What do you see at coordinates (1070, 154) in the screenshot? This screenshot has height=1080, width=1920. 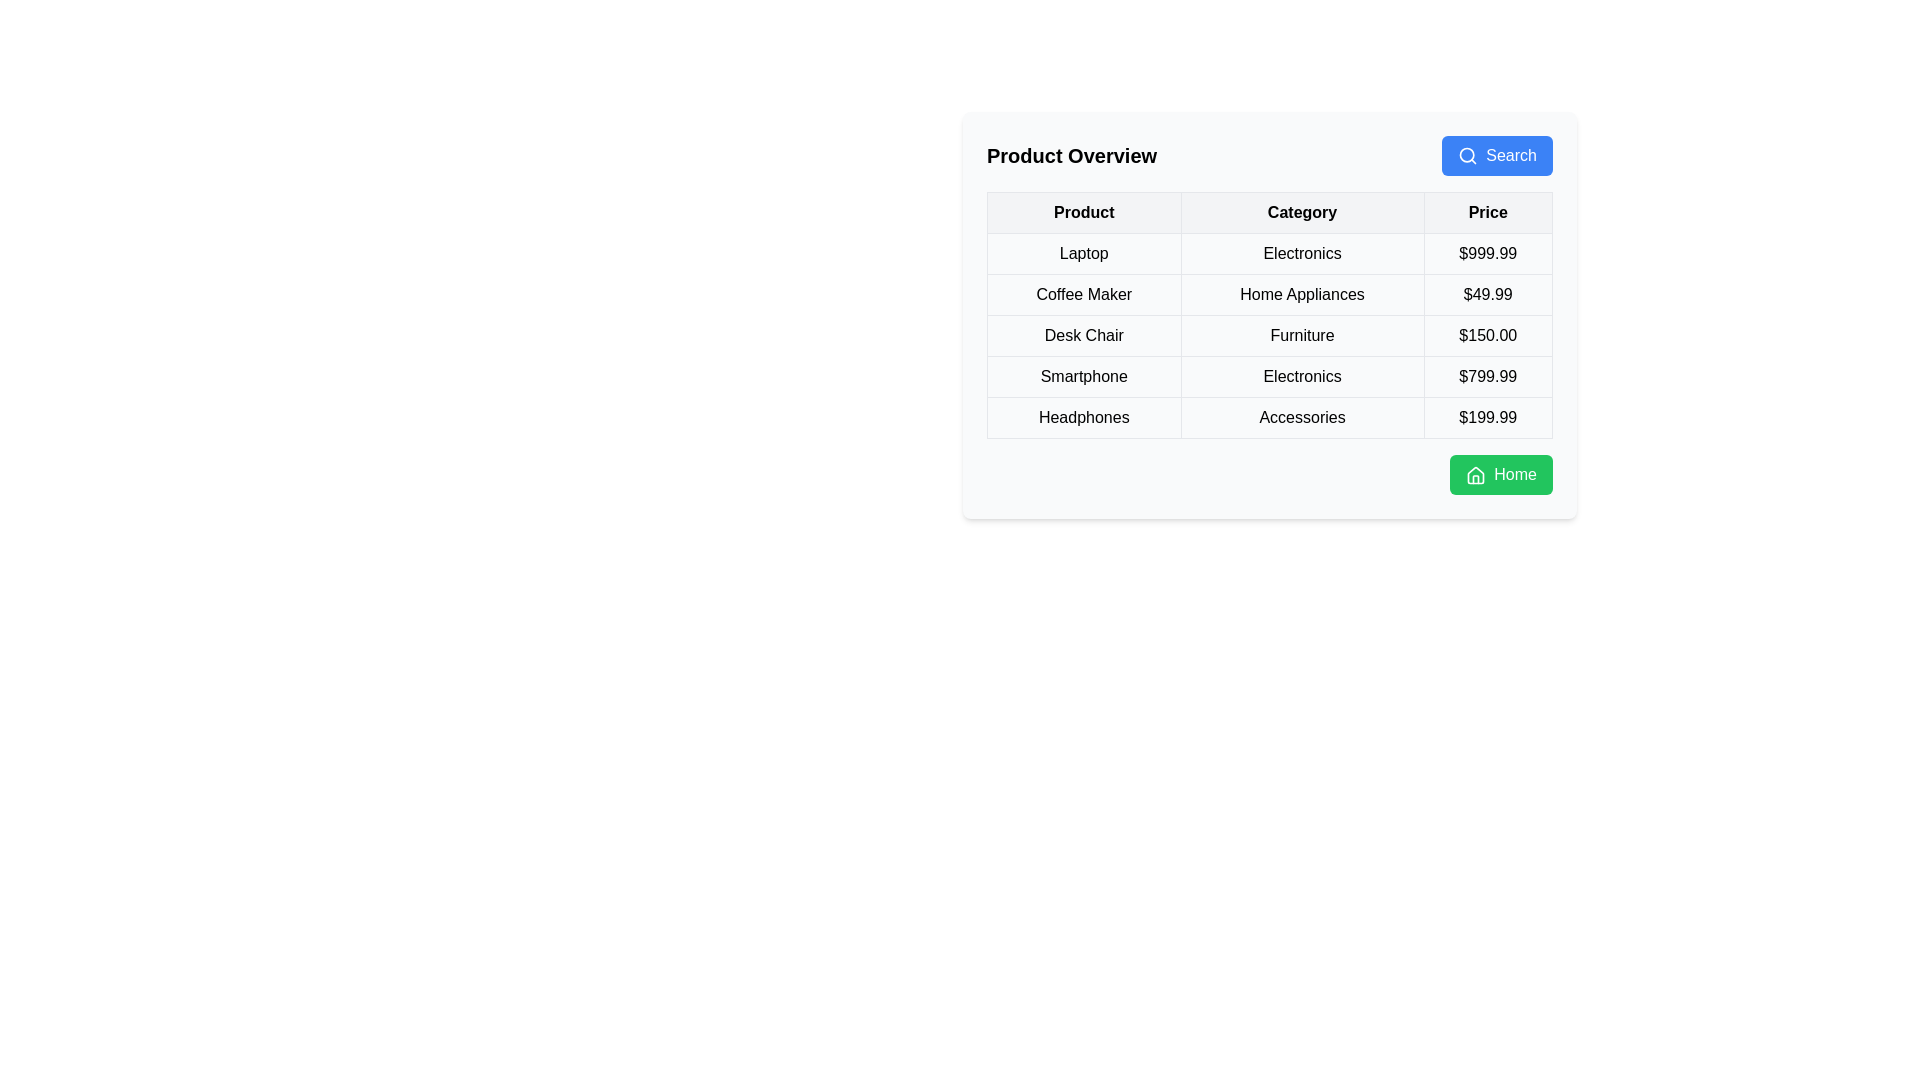 I see `the bold, black text label reading 'Product Overview', which is positioned on the upper-left side of the interface against a white background` at bounding box center [1070, 154].